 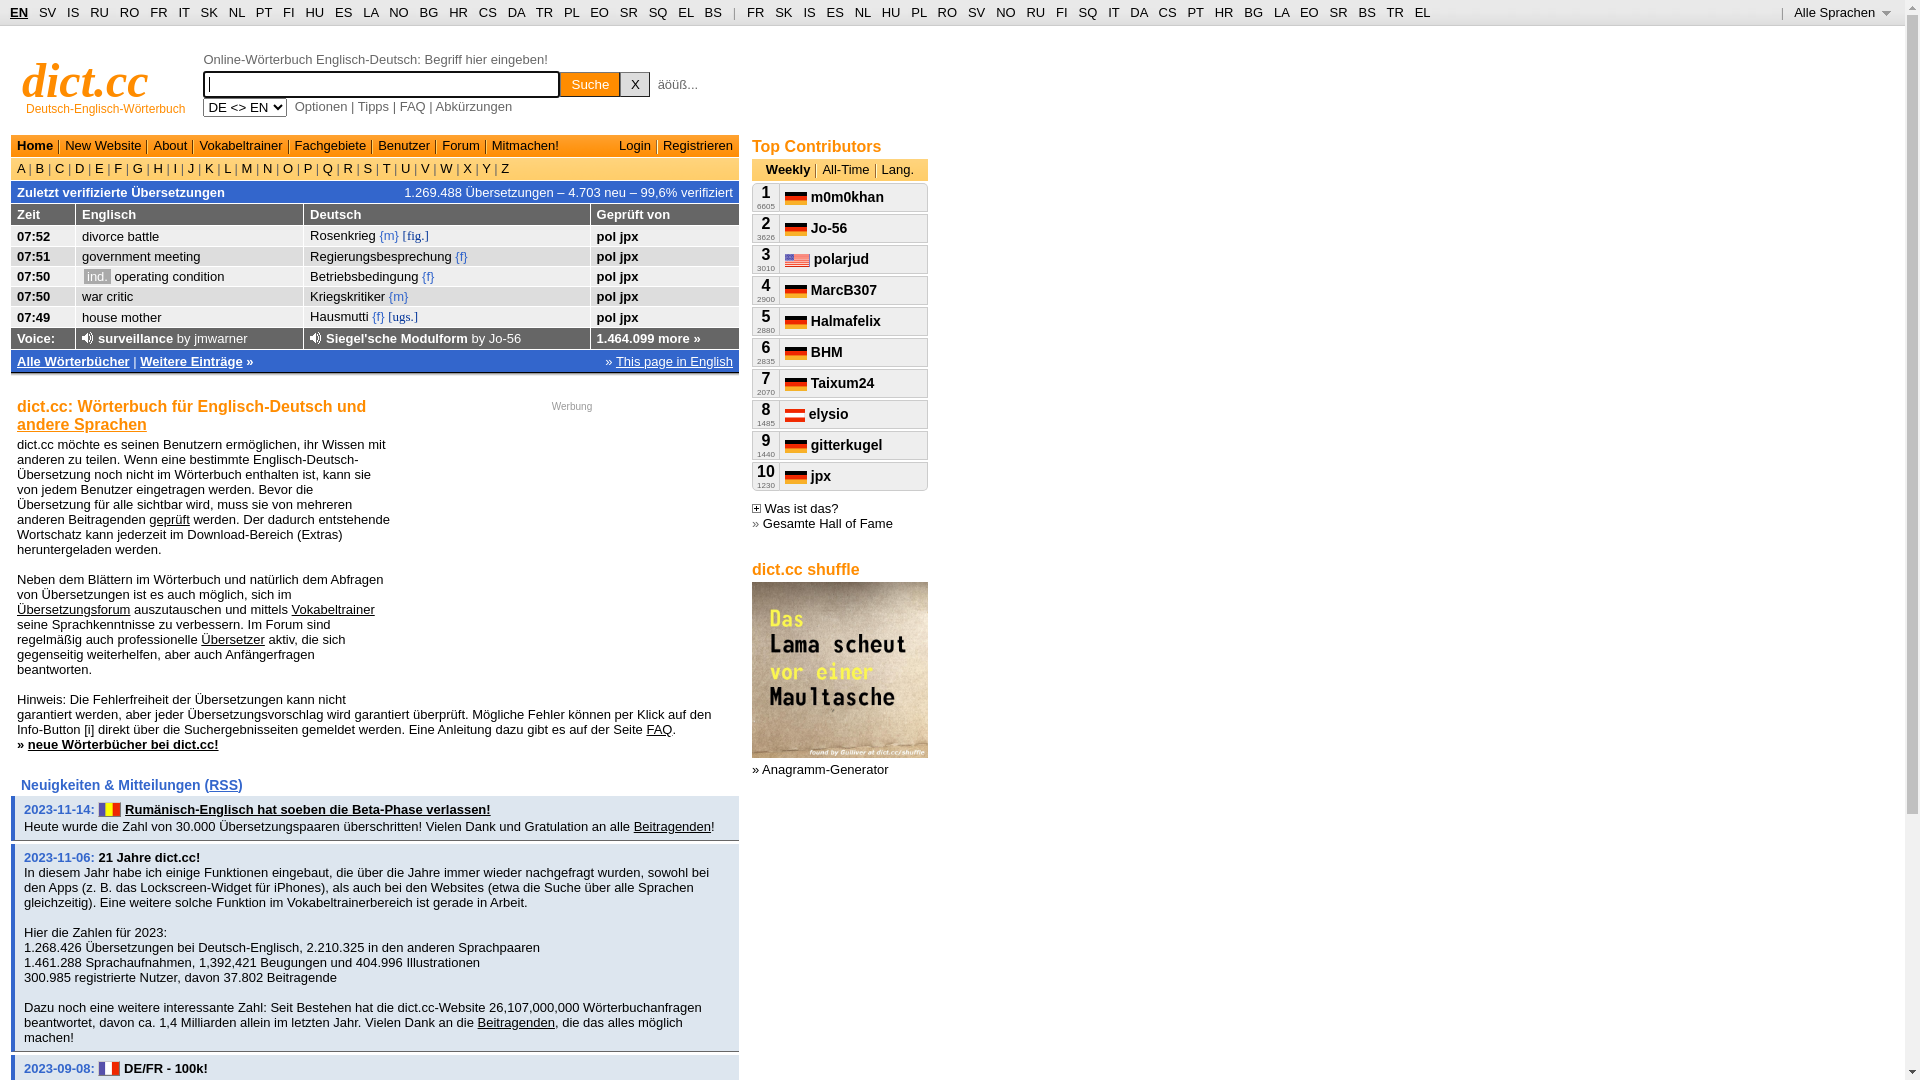 What do you see at coordinates (220, 337) in the screenshot?
I see `'jmwarner'` at bounding box center [220, 337].